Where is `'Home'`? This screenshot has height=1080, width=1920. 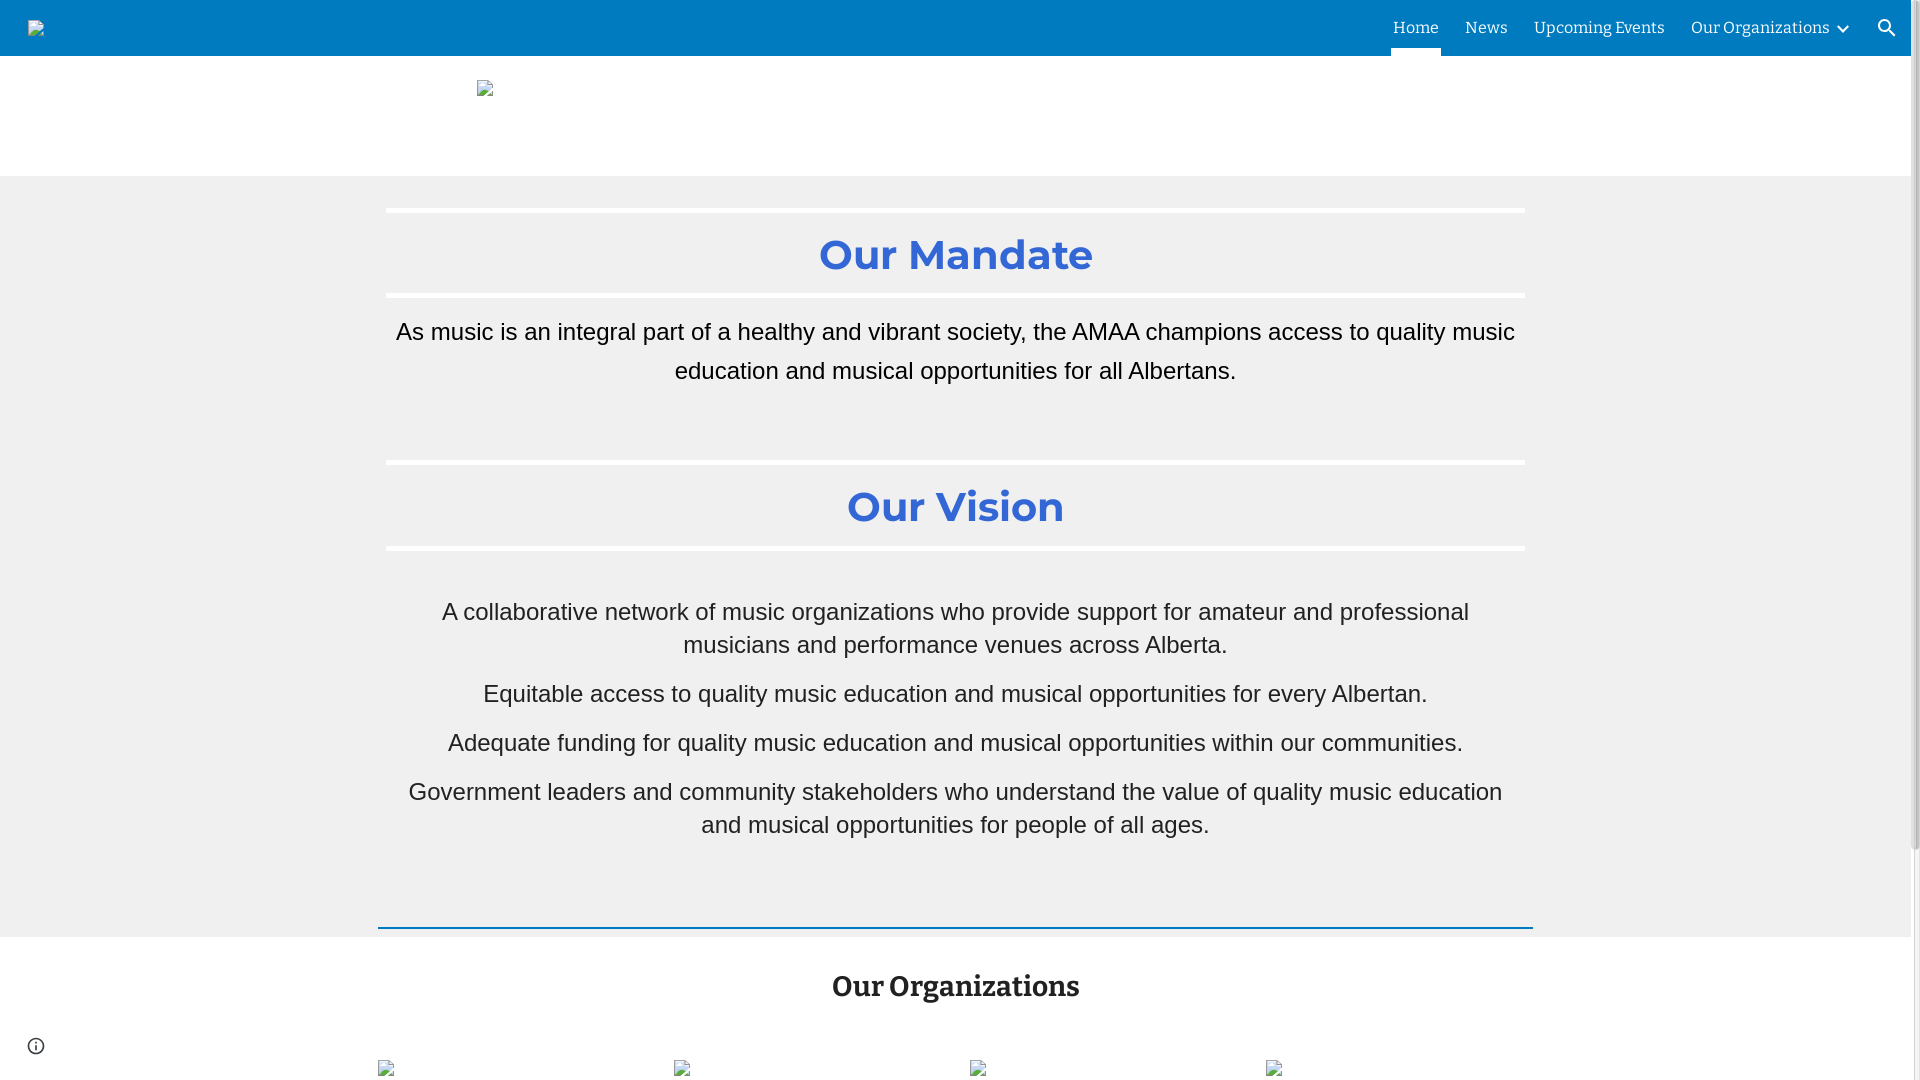 'Home' is located at coordinates (1415, 27).